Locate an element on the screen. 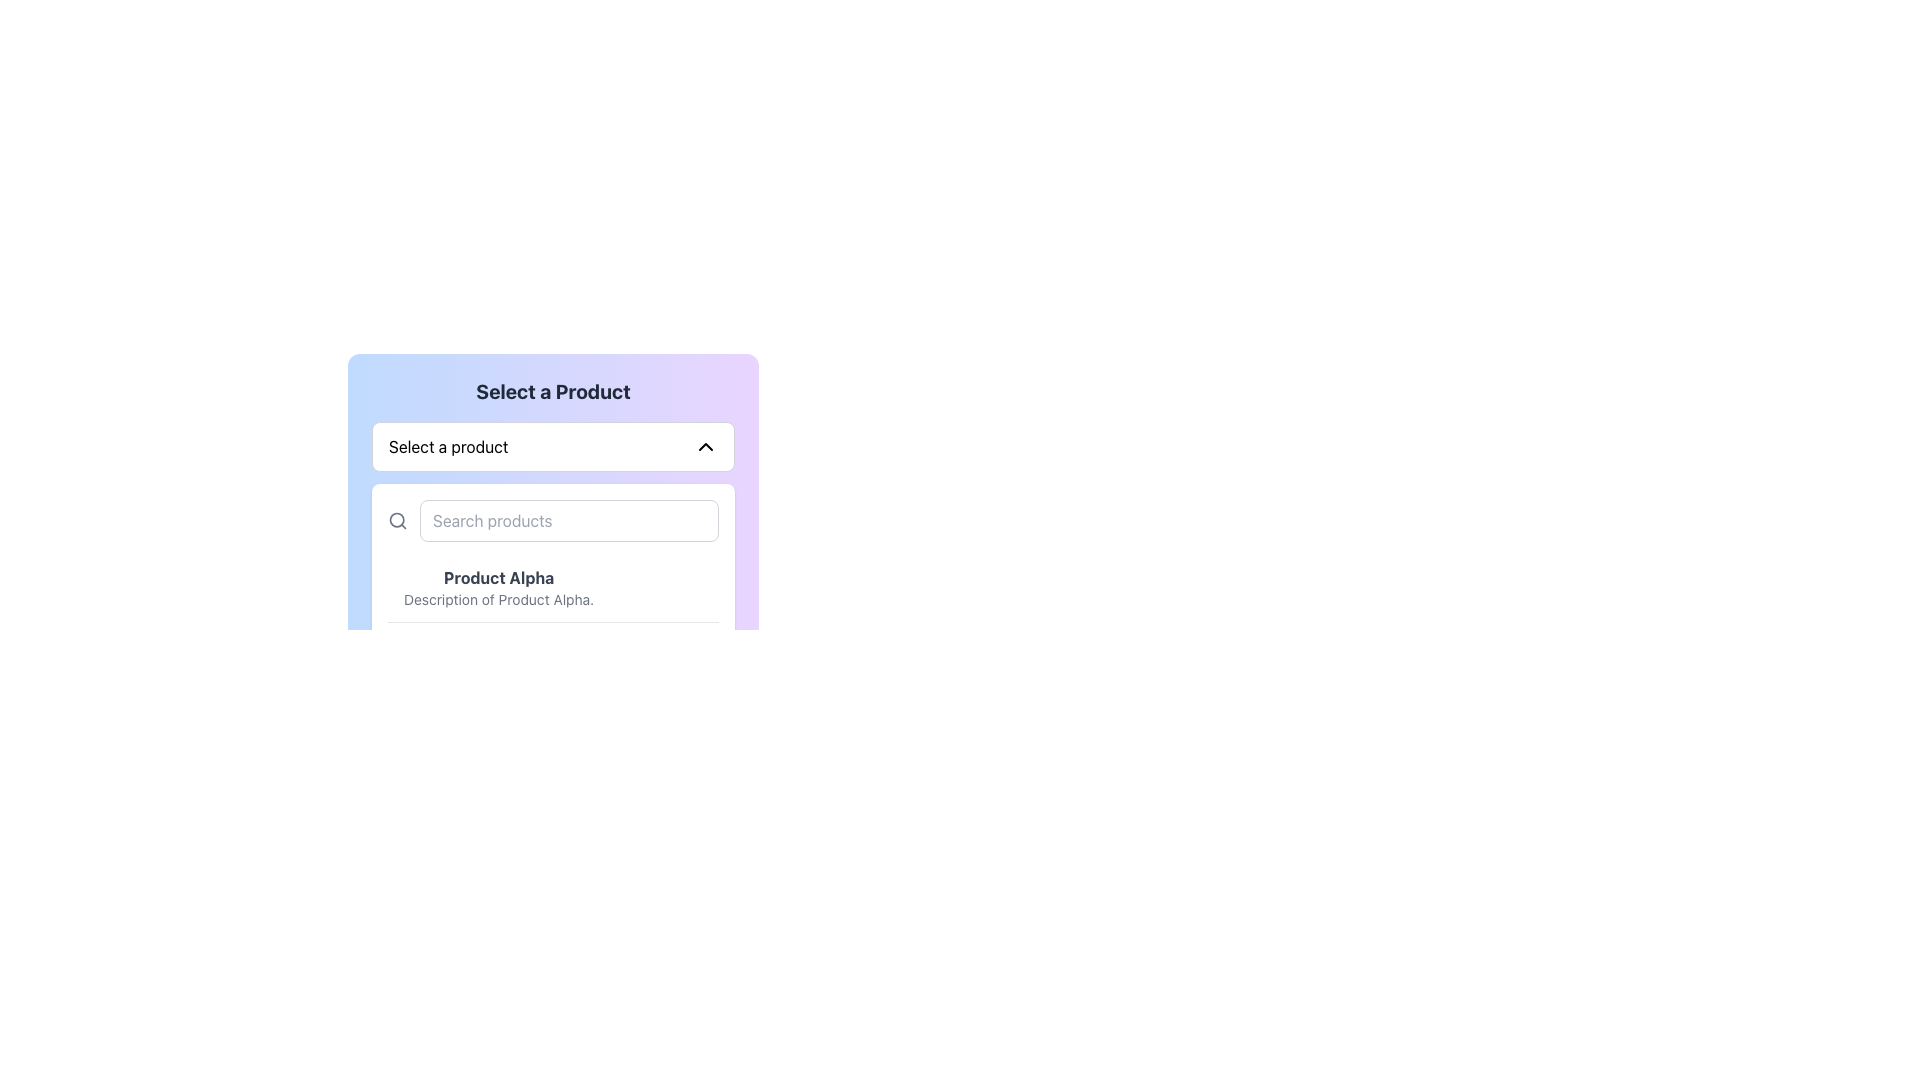 The width and height of the screenshot is (1920, 1080). the dropdown in the interactive product selection interface is located at coordinates (553, 577).